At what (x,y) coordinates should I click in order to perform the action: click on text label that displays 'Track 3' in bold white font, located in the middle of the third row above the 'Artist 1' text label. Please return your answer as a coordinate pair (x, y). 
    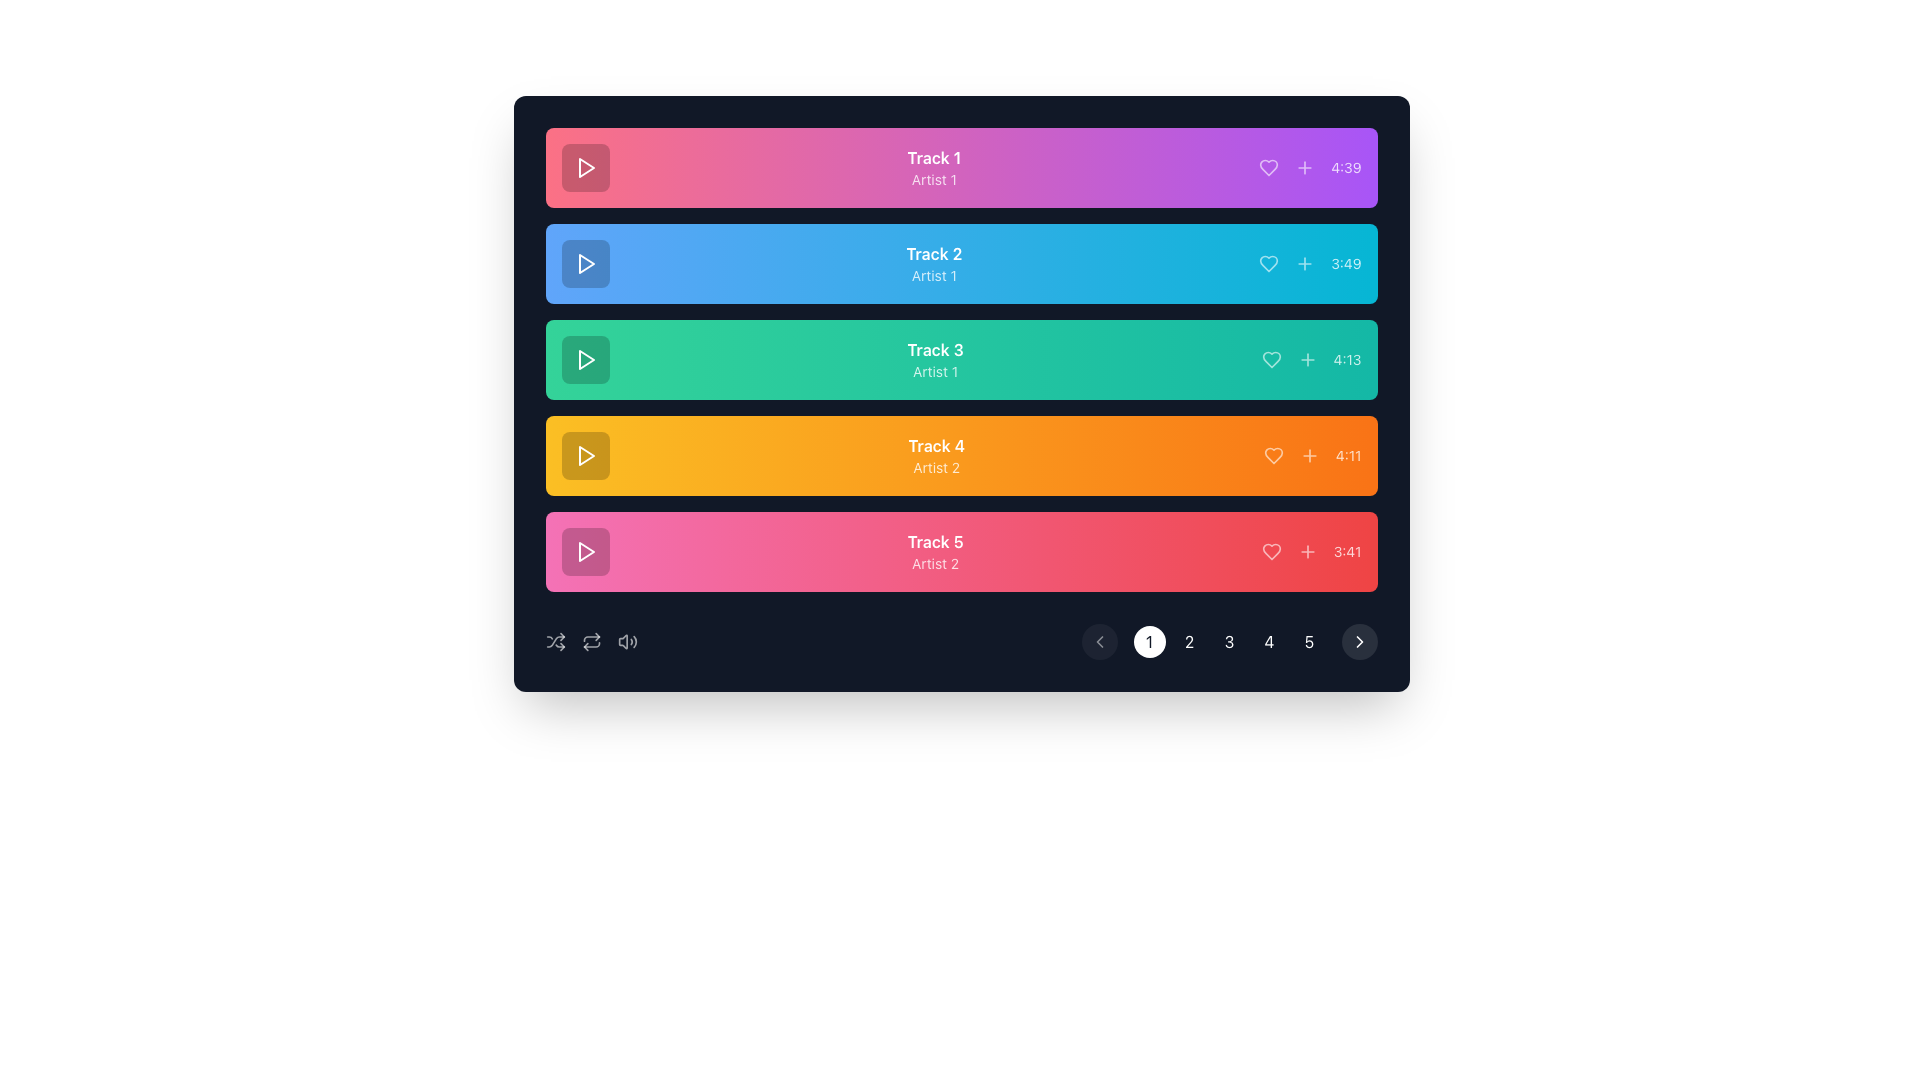
    Looking at the image, I should click on (934, 349).